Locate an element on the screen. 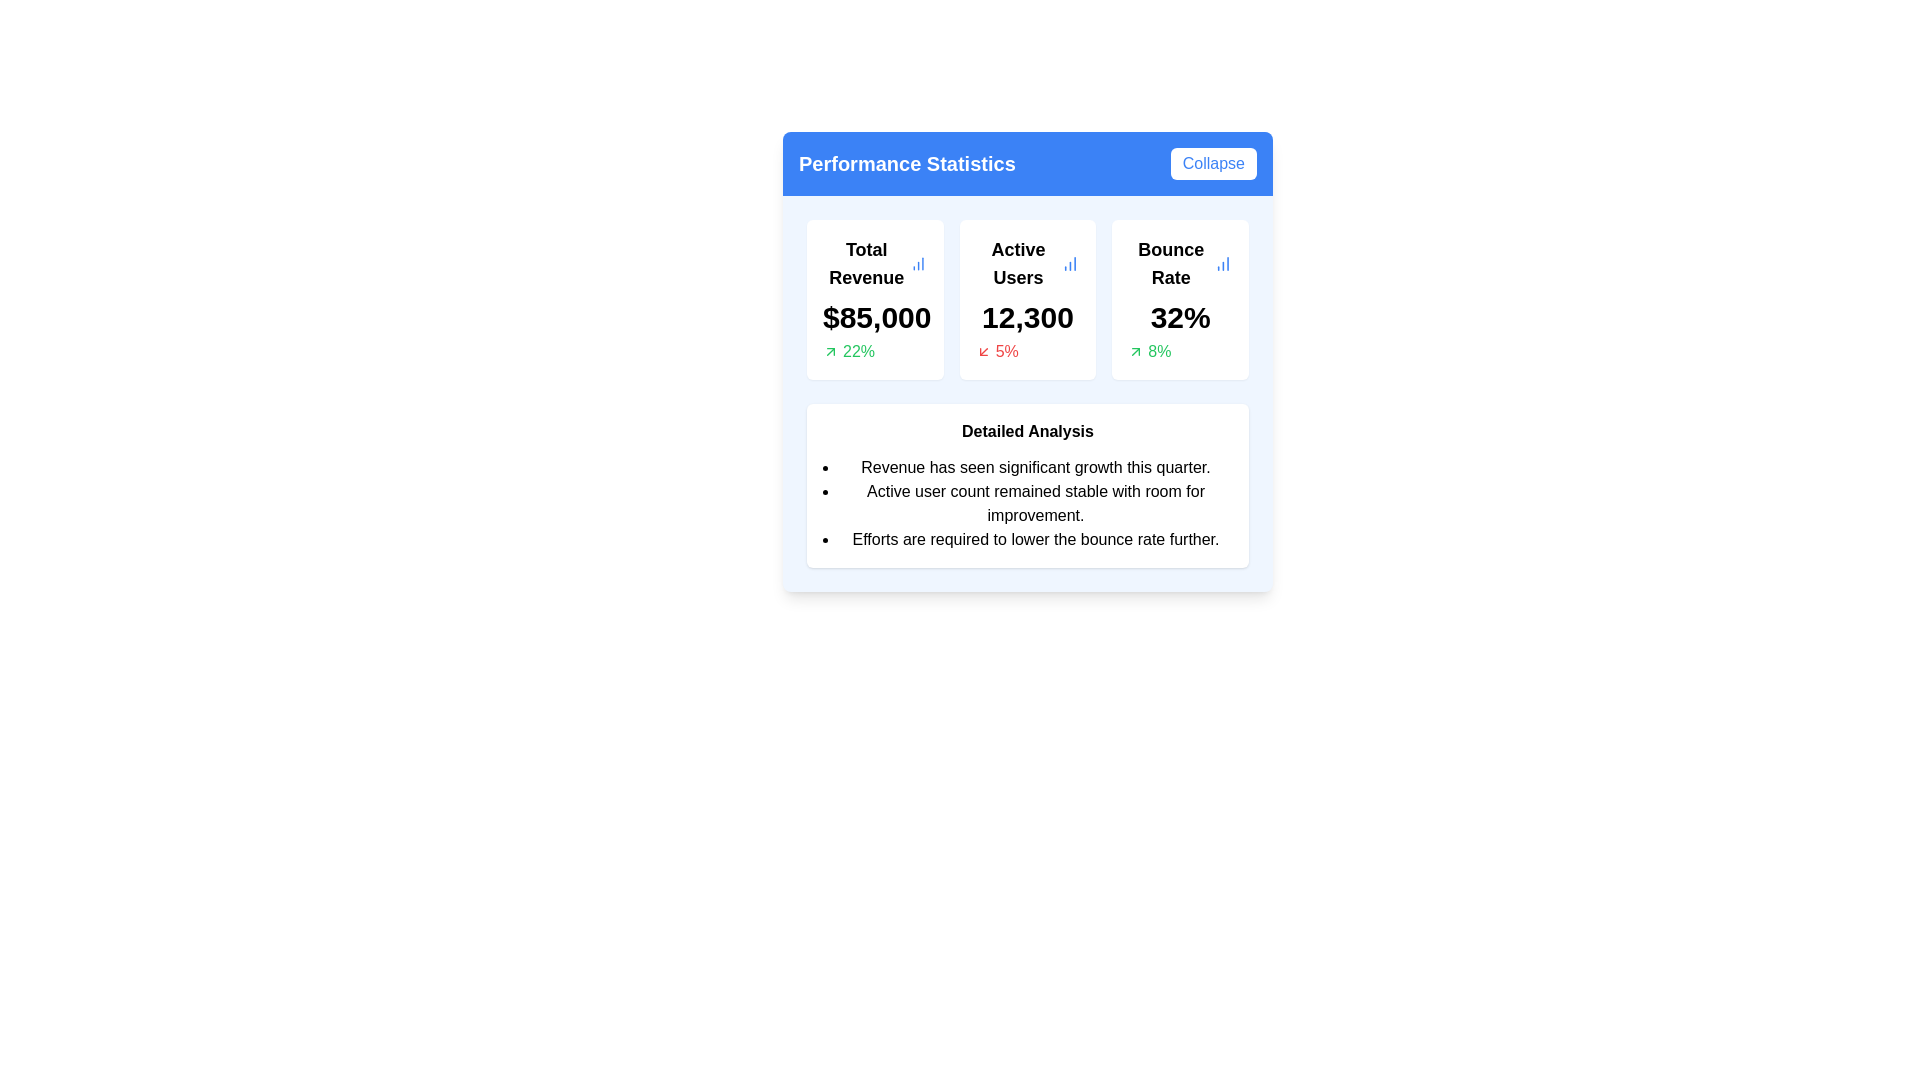 This screenshot has width=1920, height=1080. the 'Total Revenue' header, which is styled in bold font and includes a chart icon, located at the top of the statistics panel is located at coordinates (875, 262).